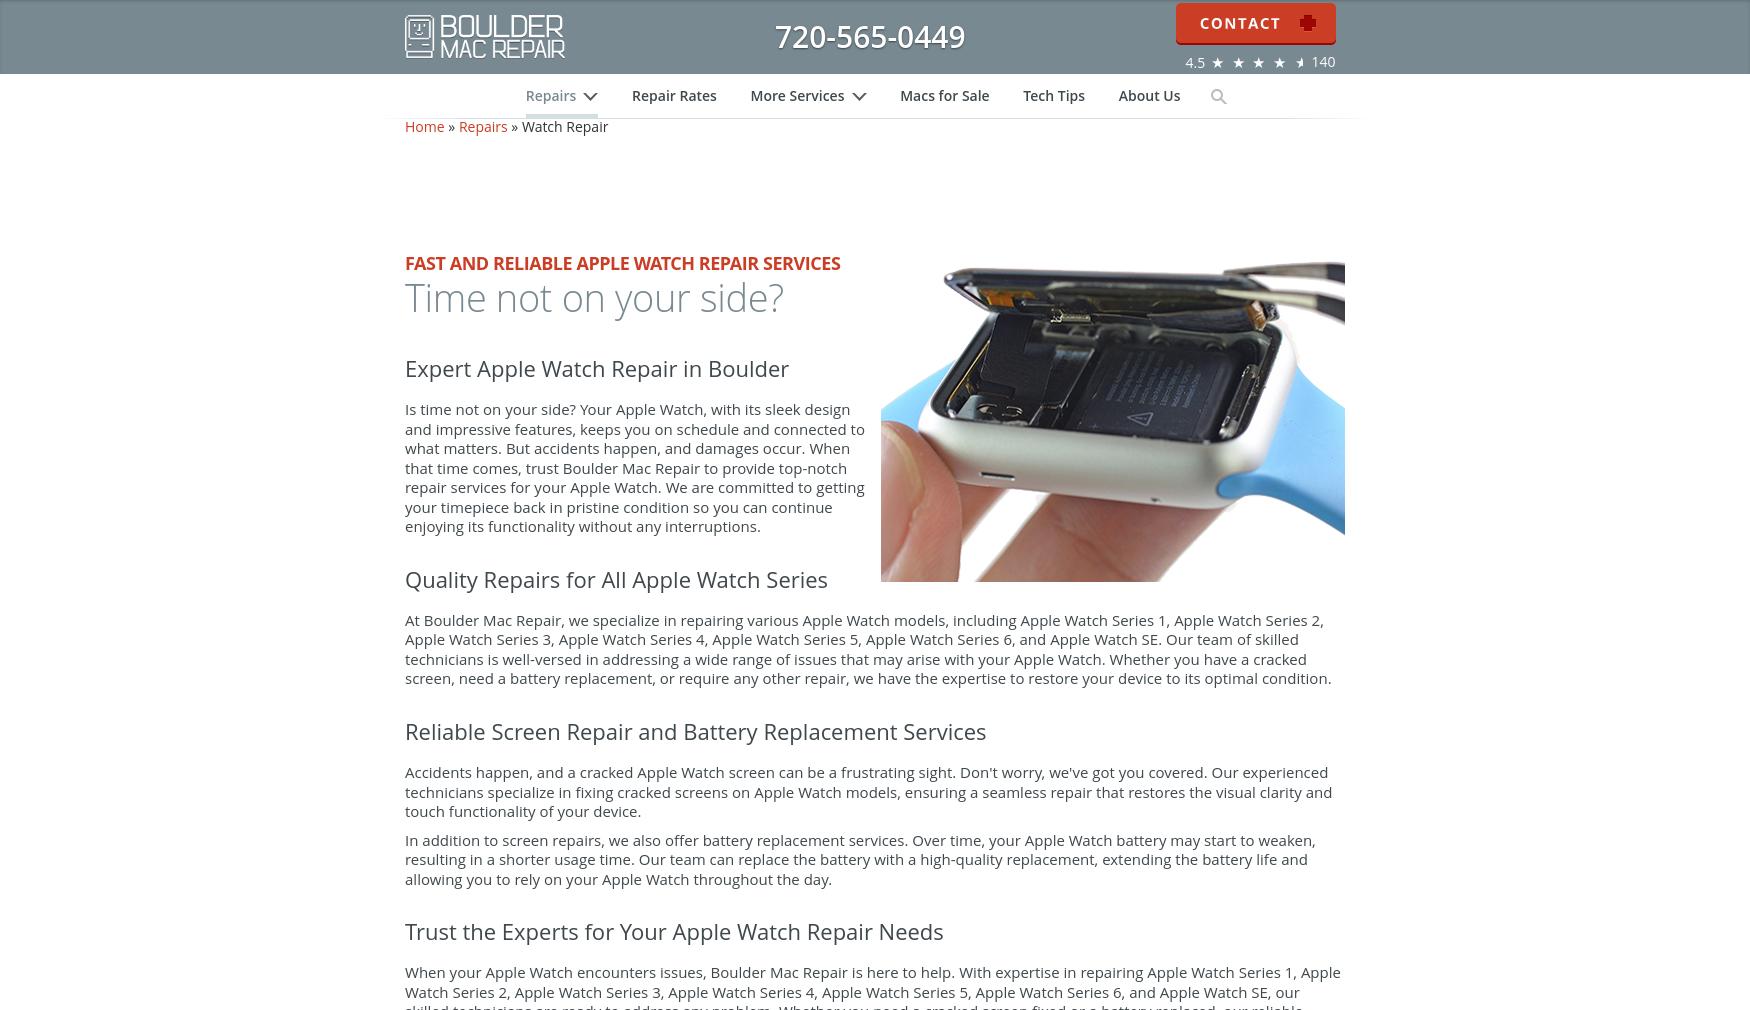  I want to click on 'Contact', so click(1253, 20).